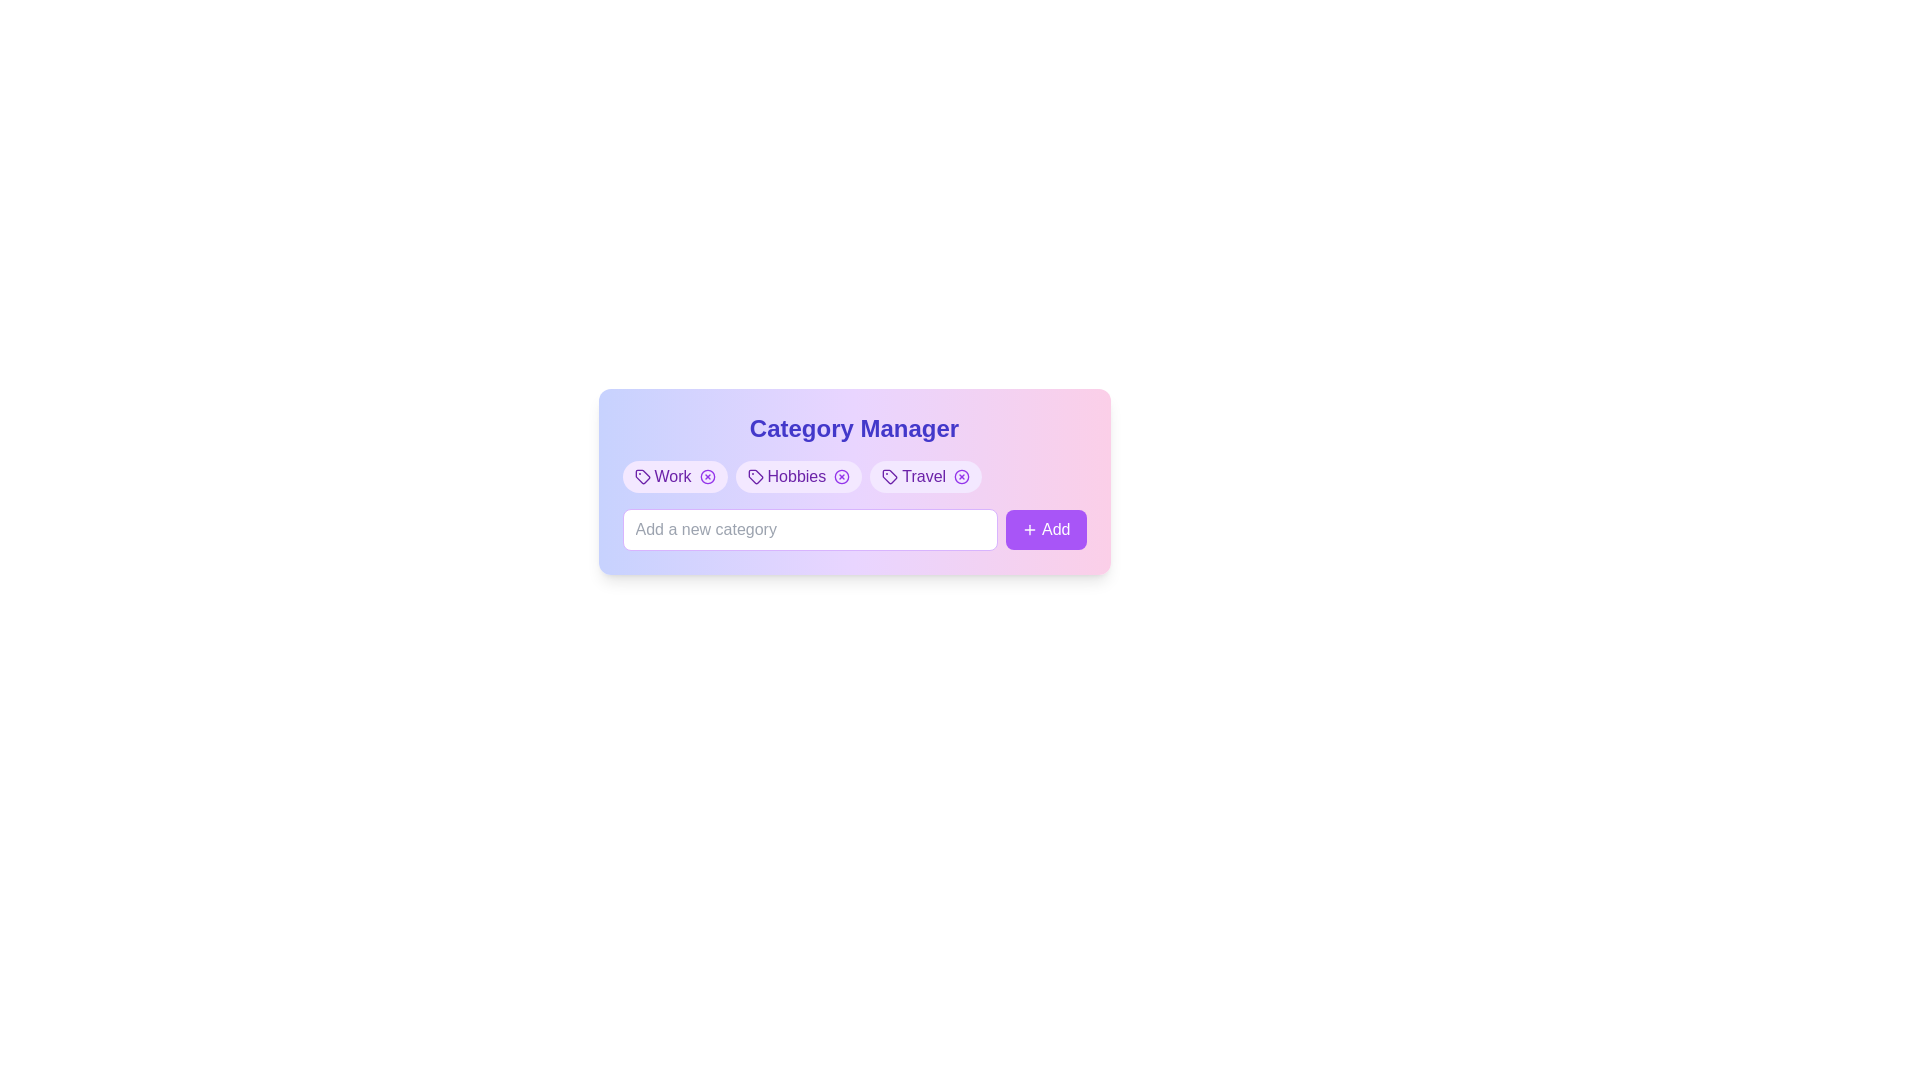 This screenshot has width=1920, height=1080. Describe the element at coordinates (797, 477) in the screenshot. I see `the 'Hobbies' category chip, which is a pill-shaped element with a lavender background and a darker purple text color, located in the middle of three similar items under 'Category Manager'` at that location.